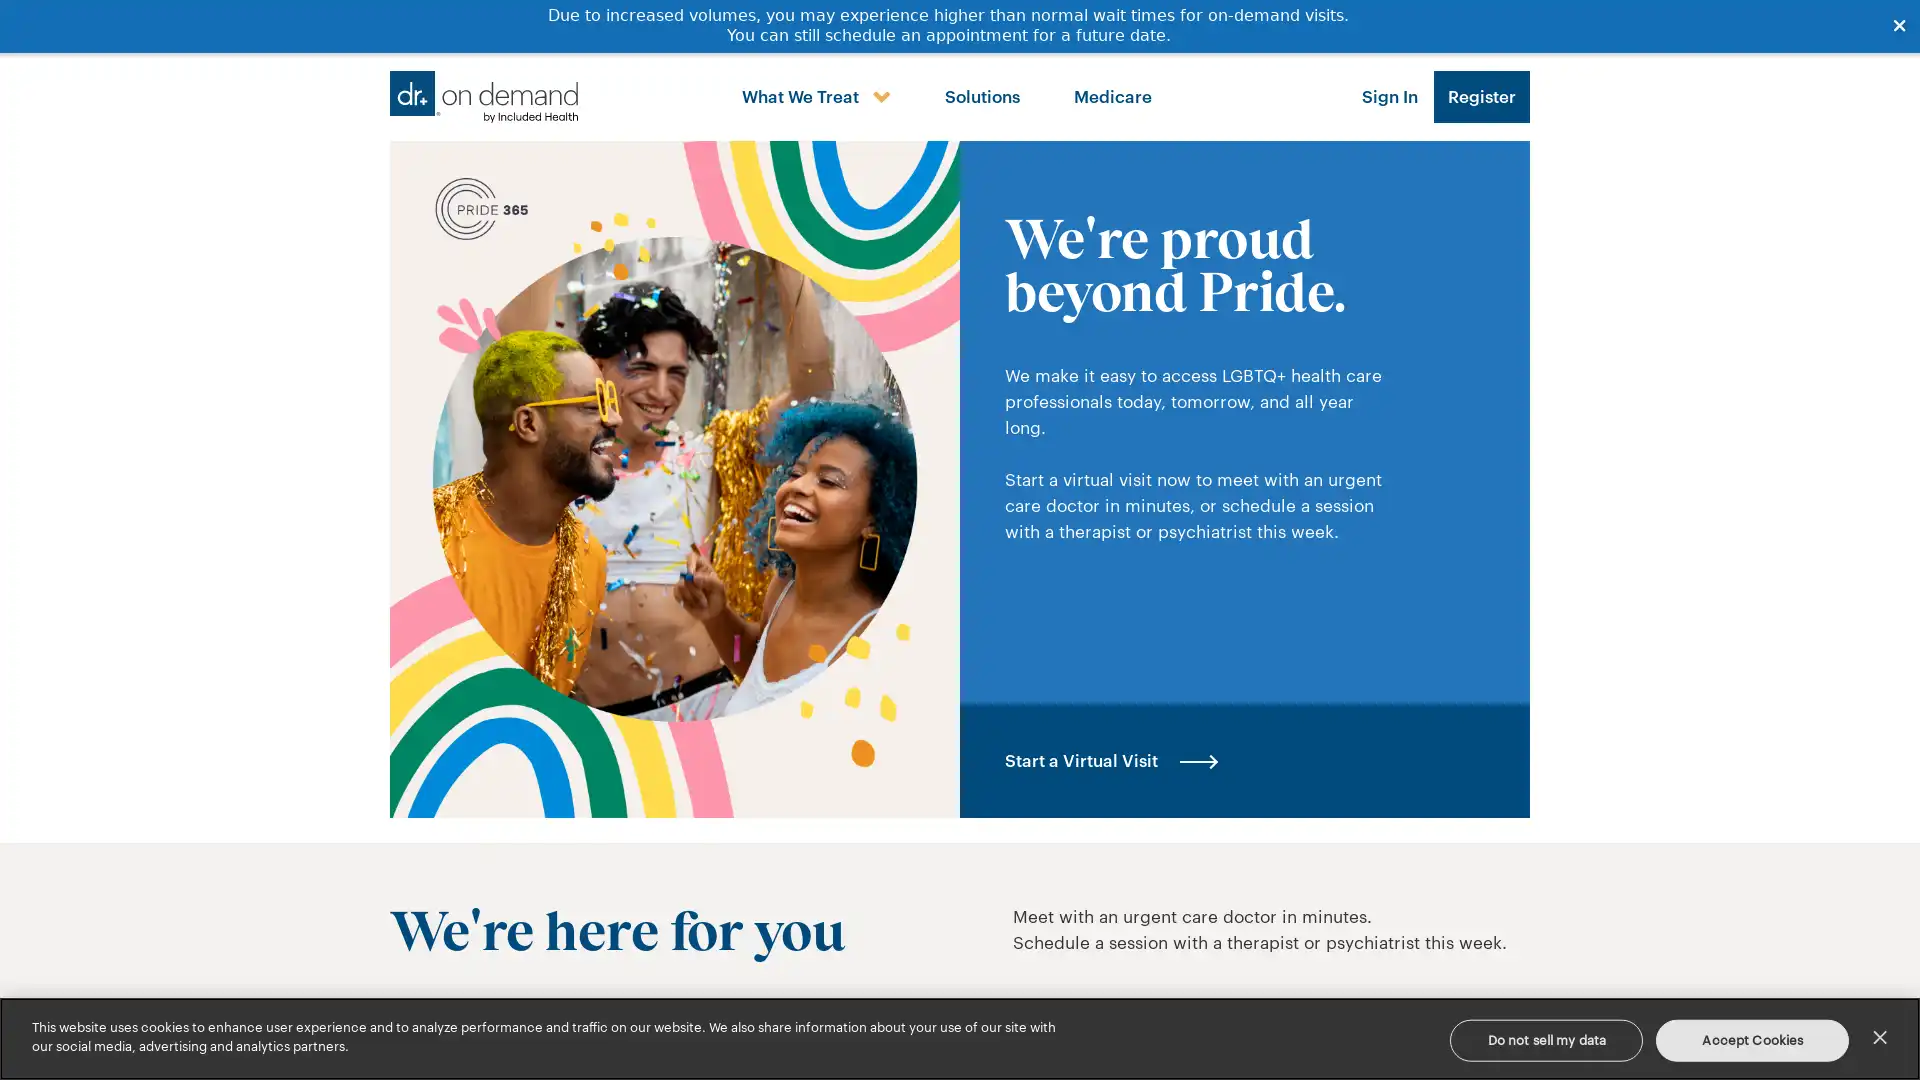 This screenshot has height=1080, width=1920. Describe the element at coordinates (1751, 1039) in the screenshot. I see `Accept Cookies` at that location.